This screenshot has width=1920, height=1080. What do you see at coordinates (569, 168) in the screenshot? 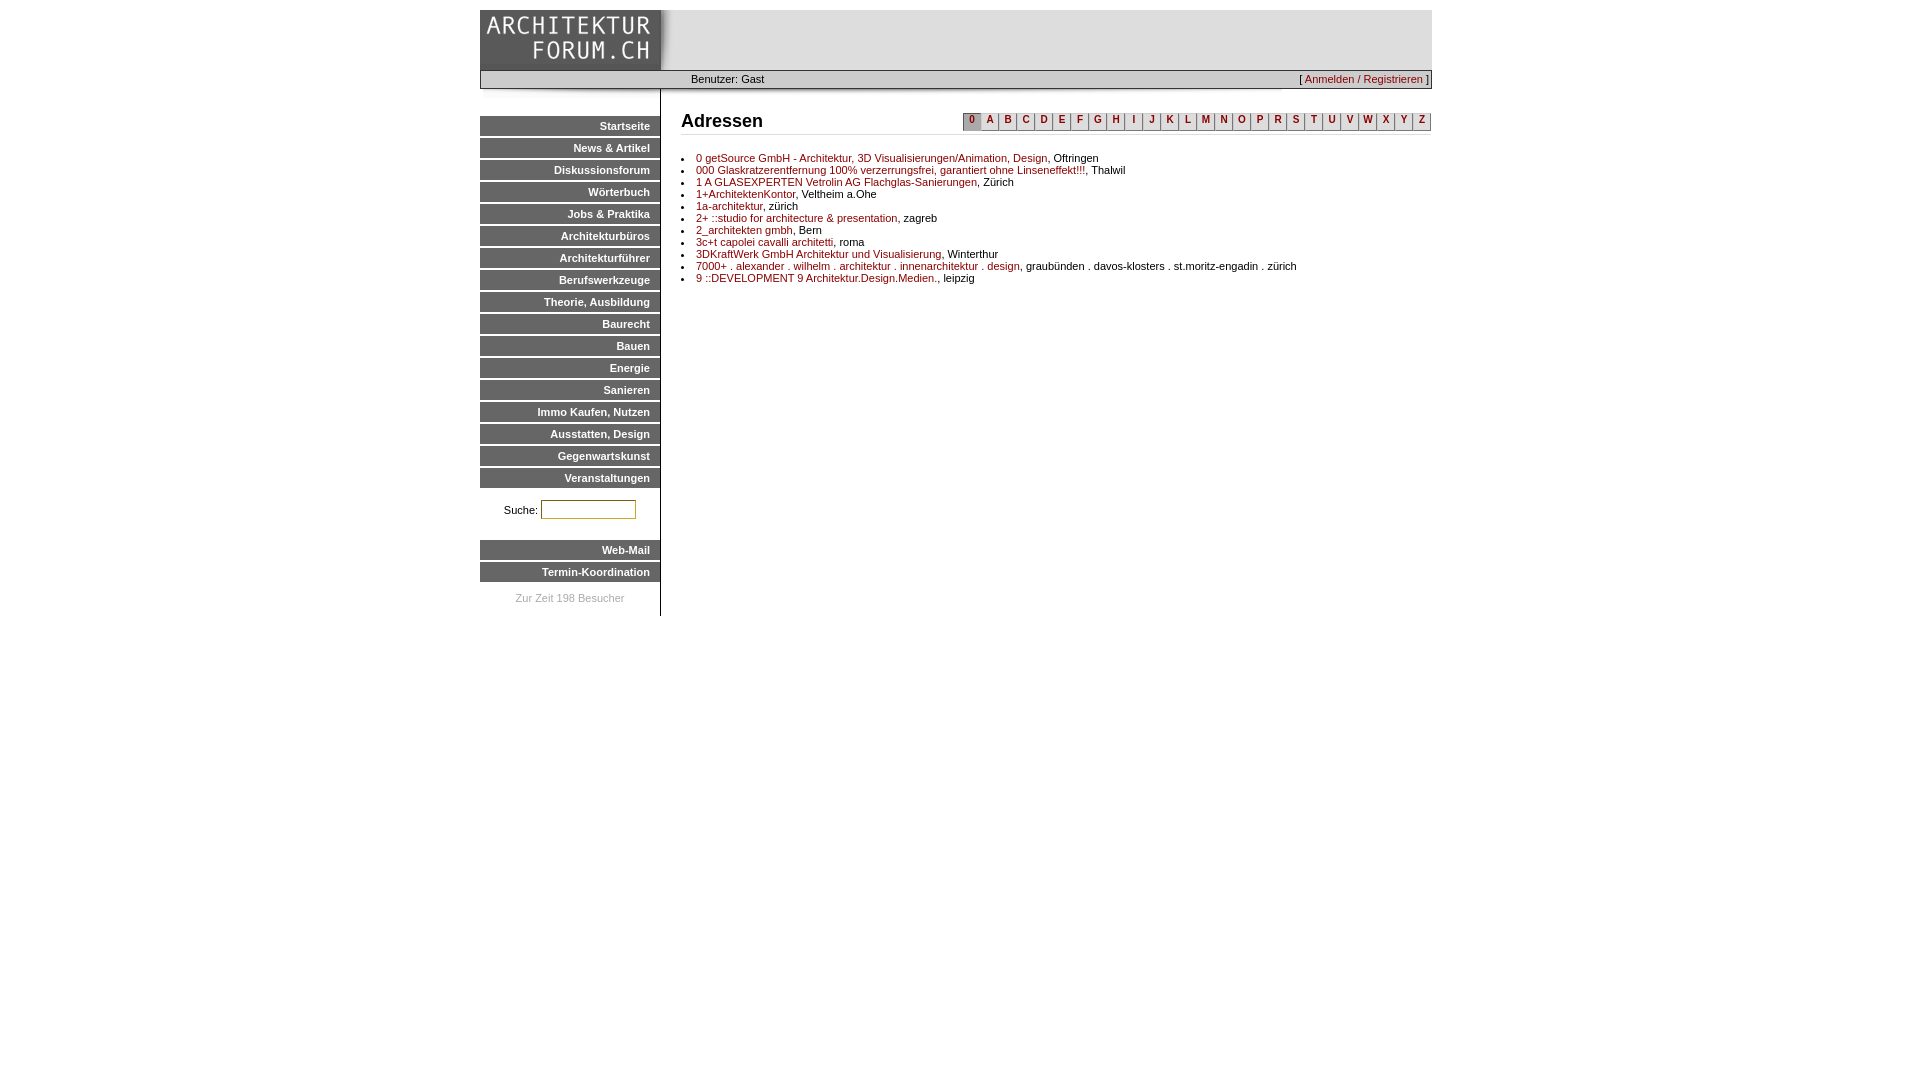
I see `'Diskussionsforum'` at bounding box center [569, 168].